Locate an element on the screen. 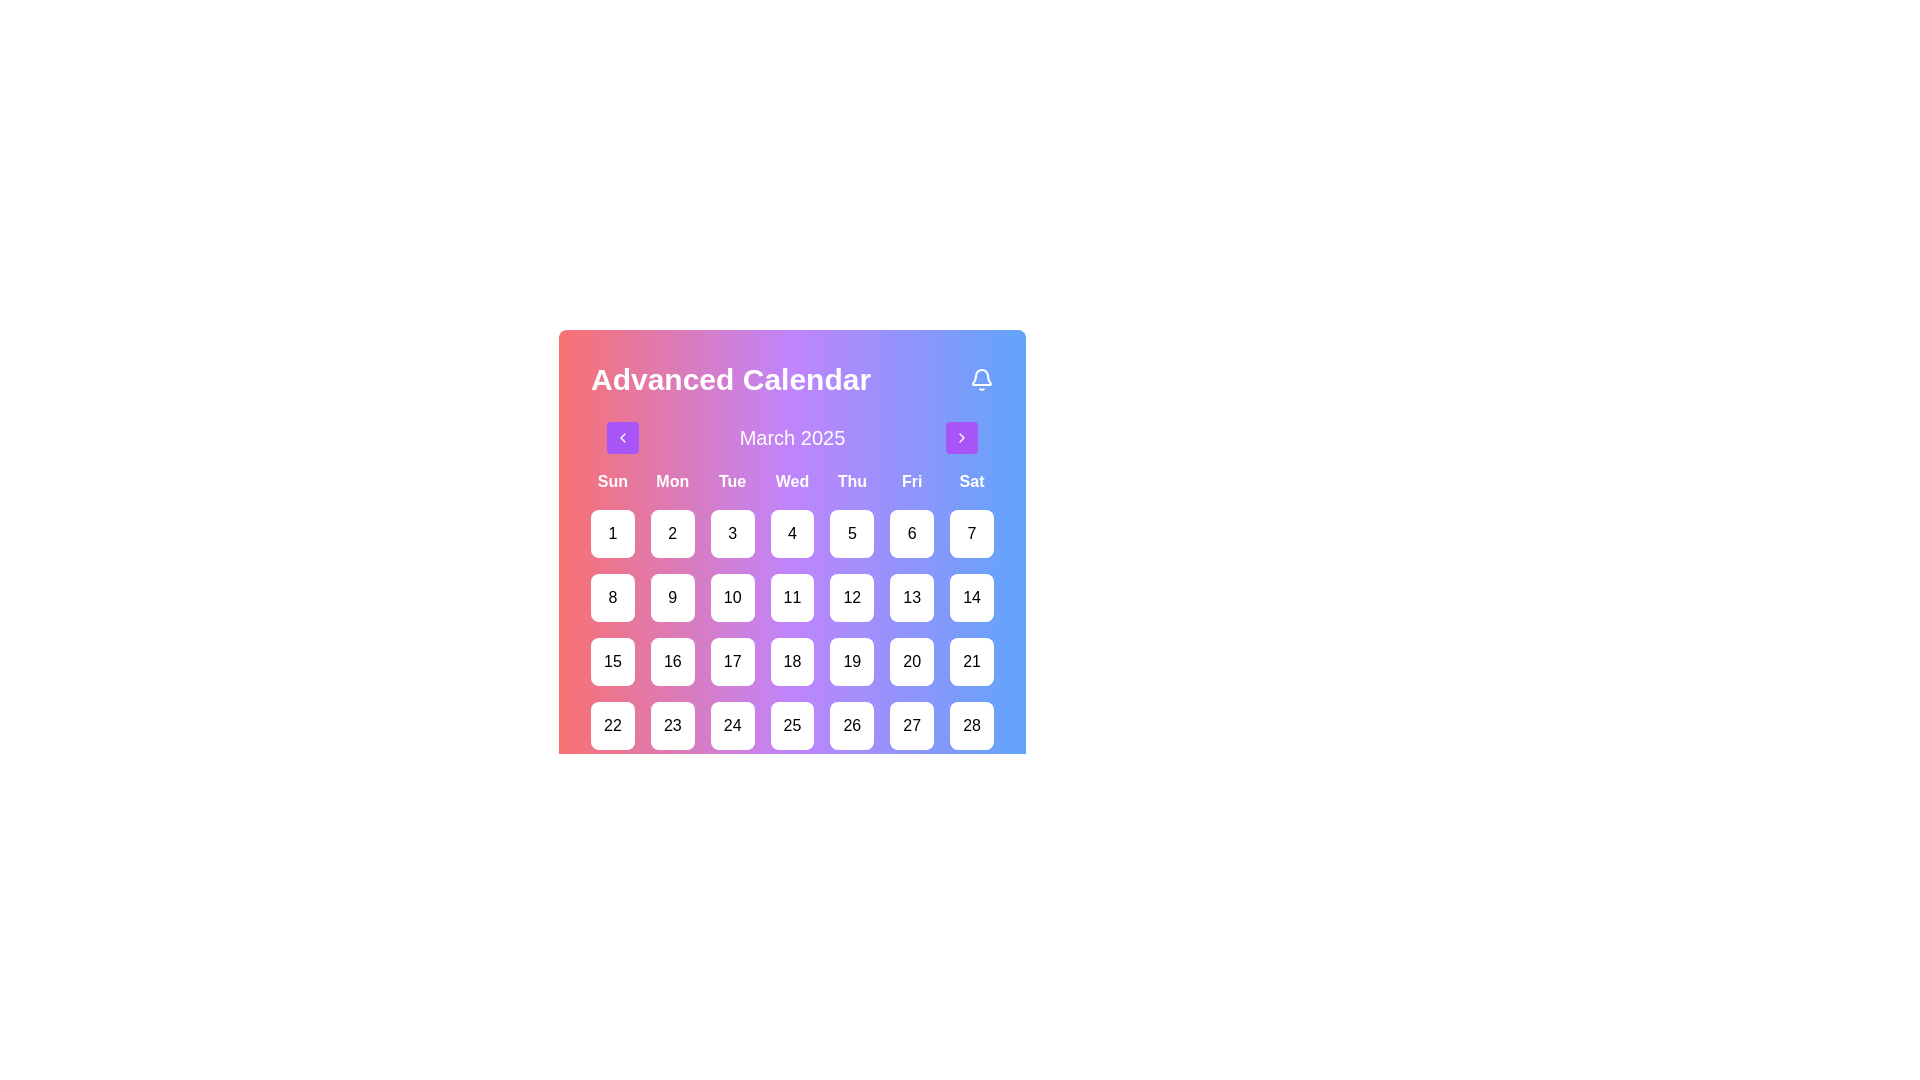 Image resolution: width=1920 pixels, height=1080 pixels. the Calendar date element representing the 10th of the month, which is located in the third column of the second row corresponding to 'Tuesday' is located at coordinates (731, 596).